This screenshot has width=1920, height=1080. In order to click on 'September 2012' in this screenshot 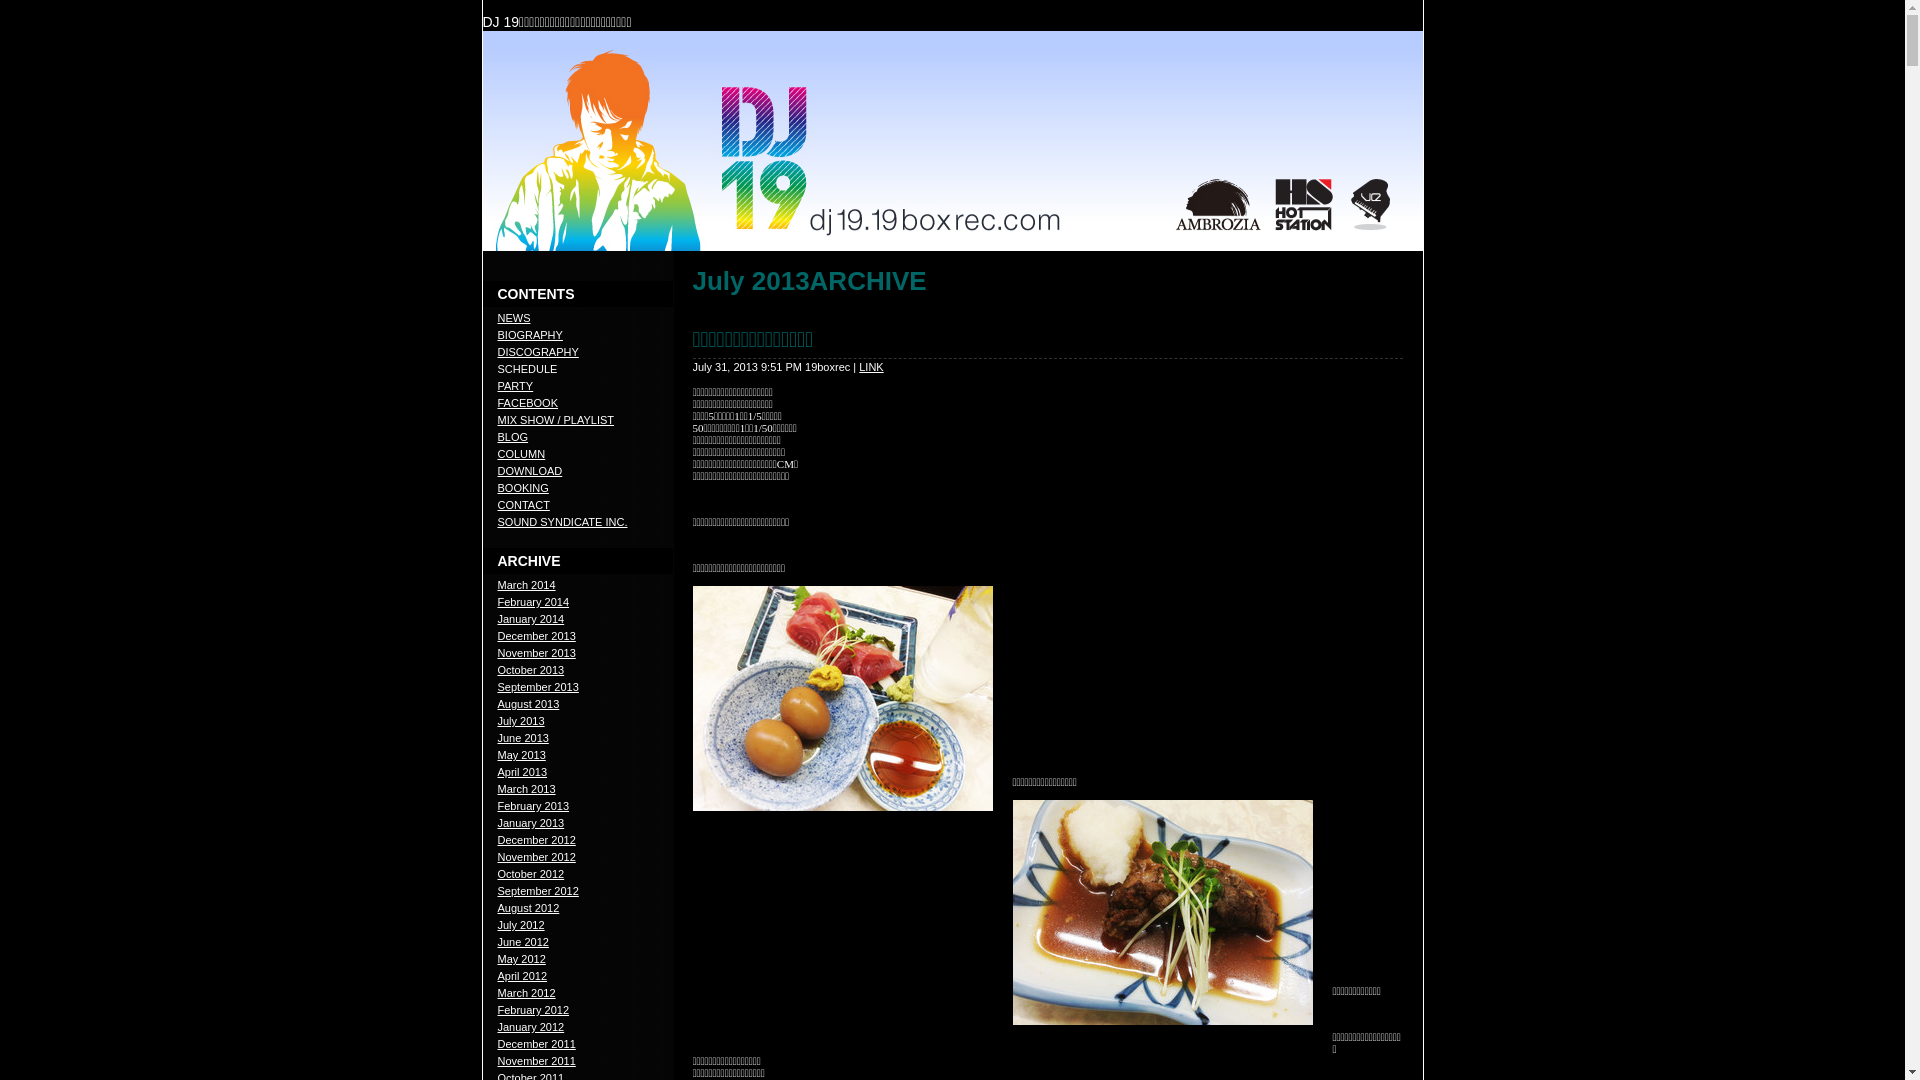, I will do `click(498, 890)`.